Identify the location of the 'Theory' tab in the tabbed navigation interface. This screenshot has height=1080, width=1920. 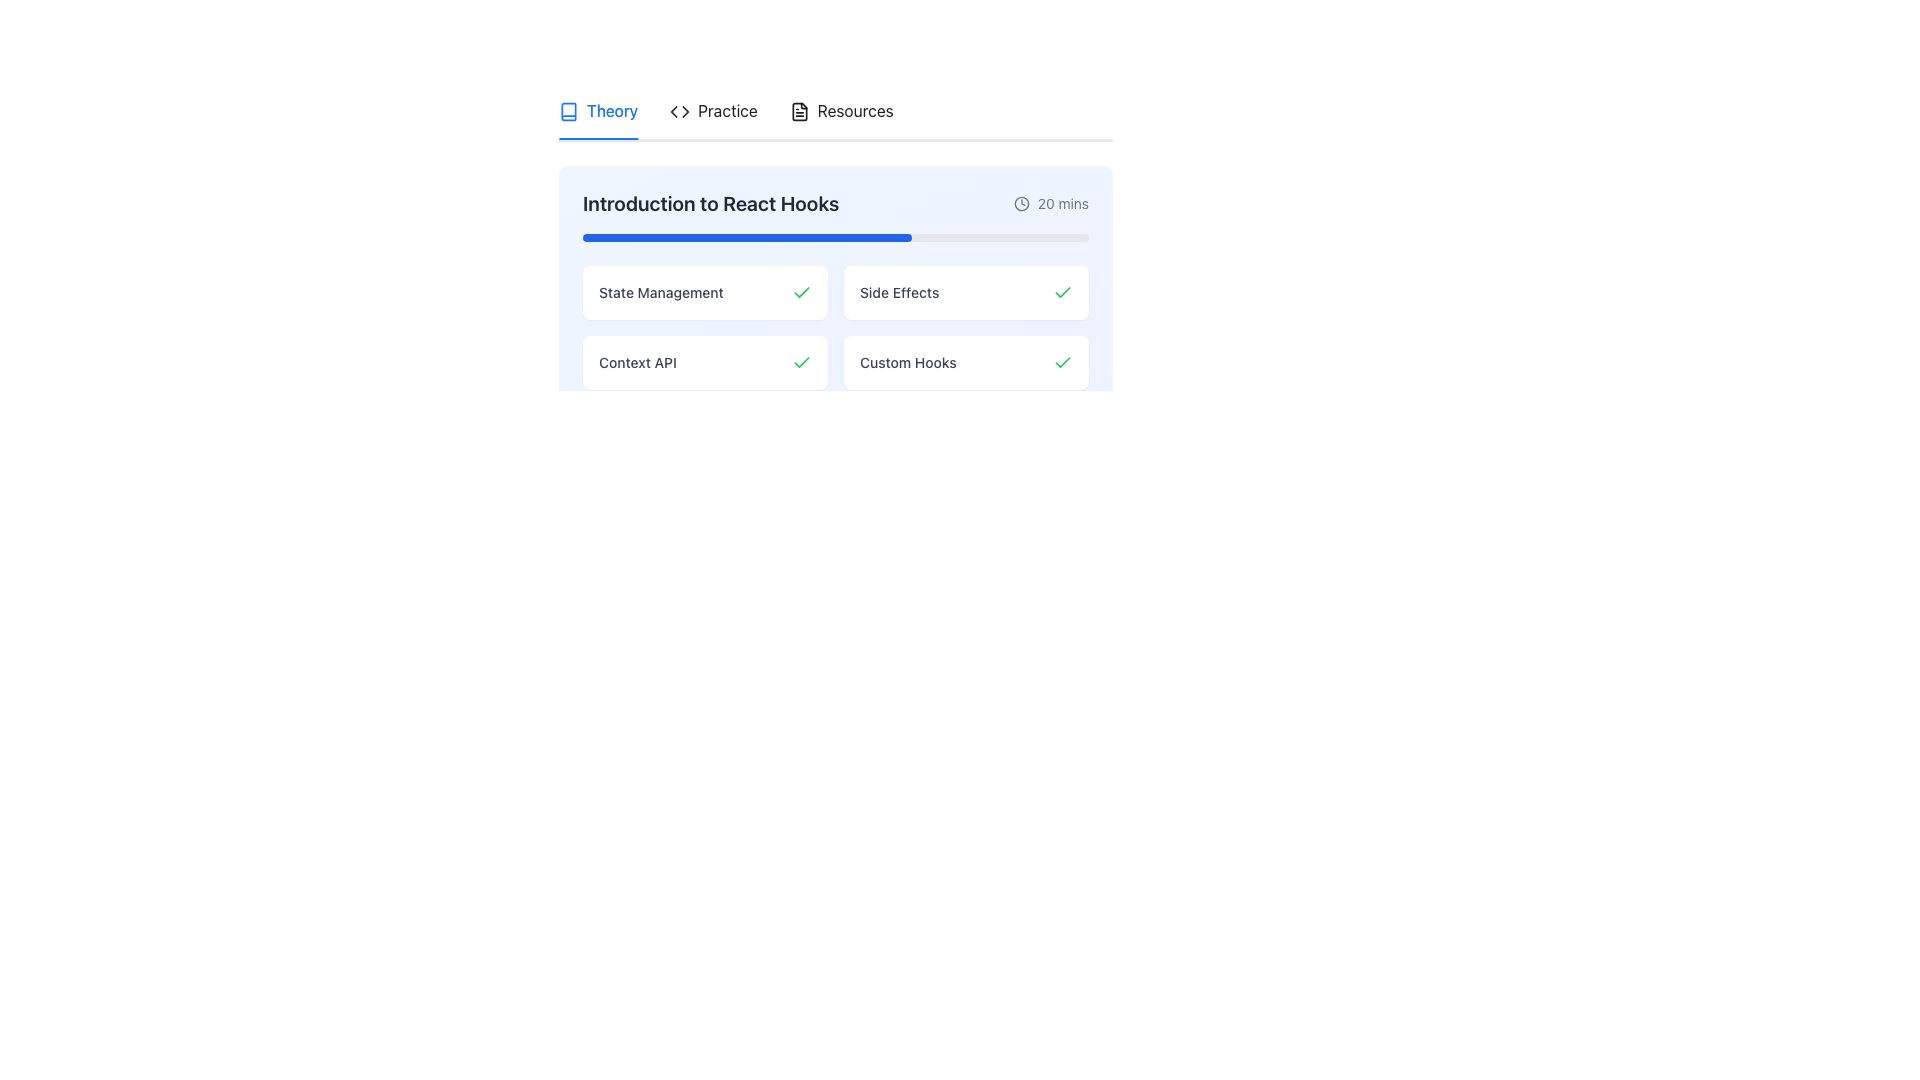
(597, 111).